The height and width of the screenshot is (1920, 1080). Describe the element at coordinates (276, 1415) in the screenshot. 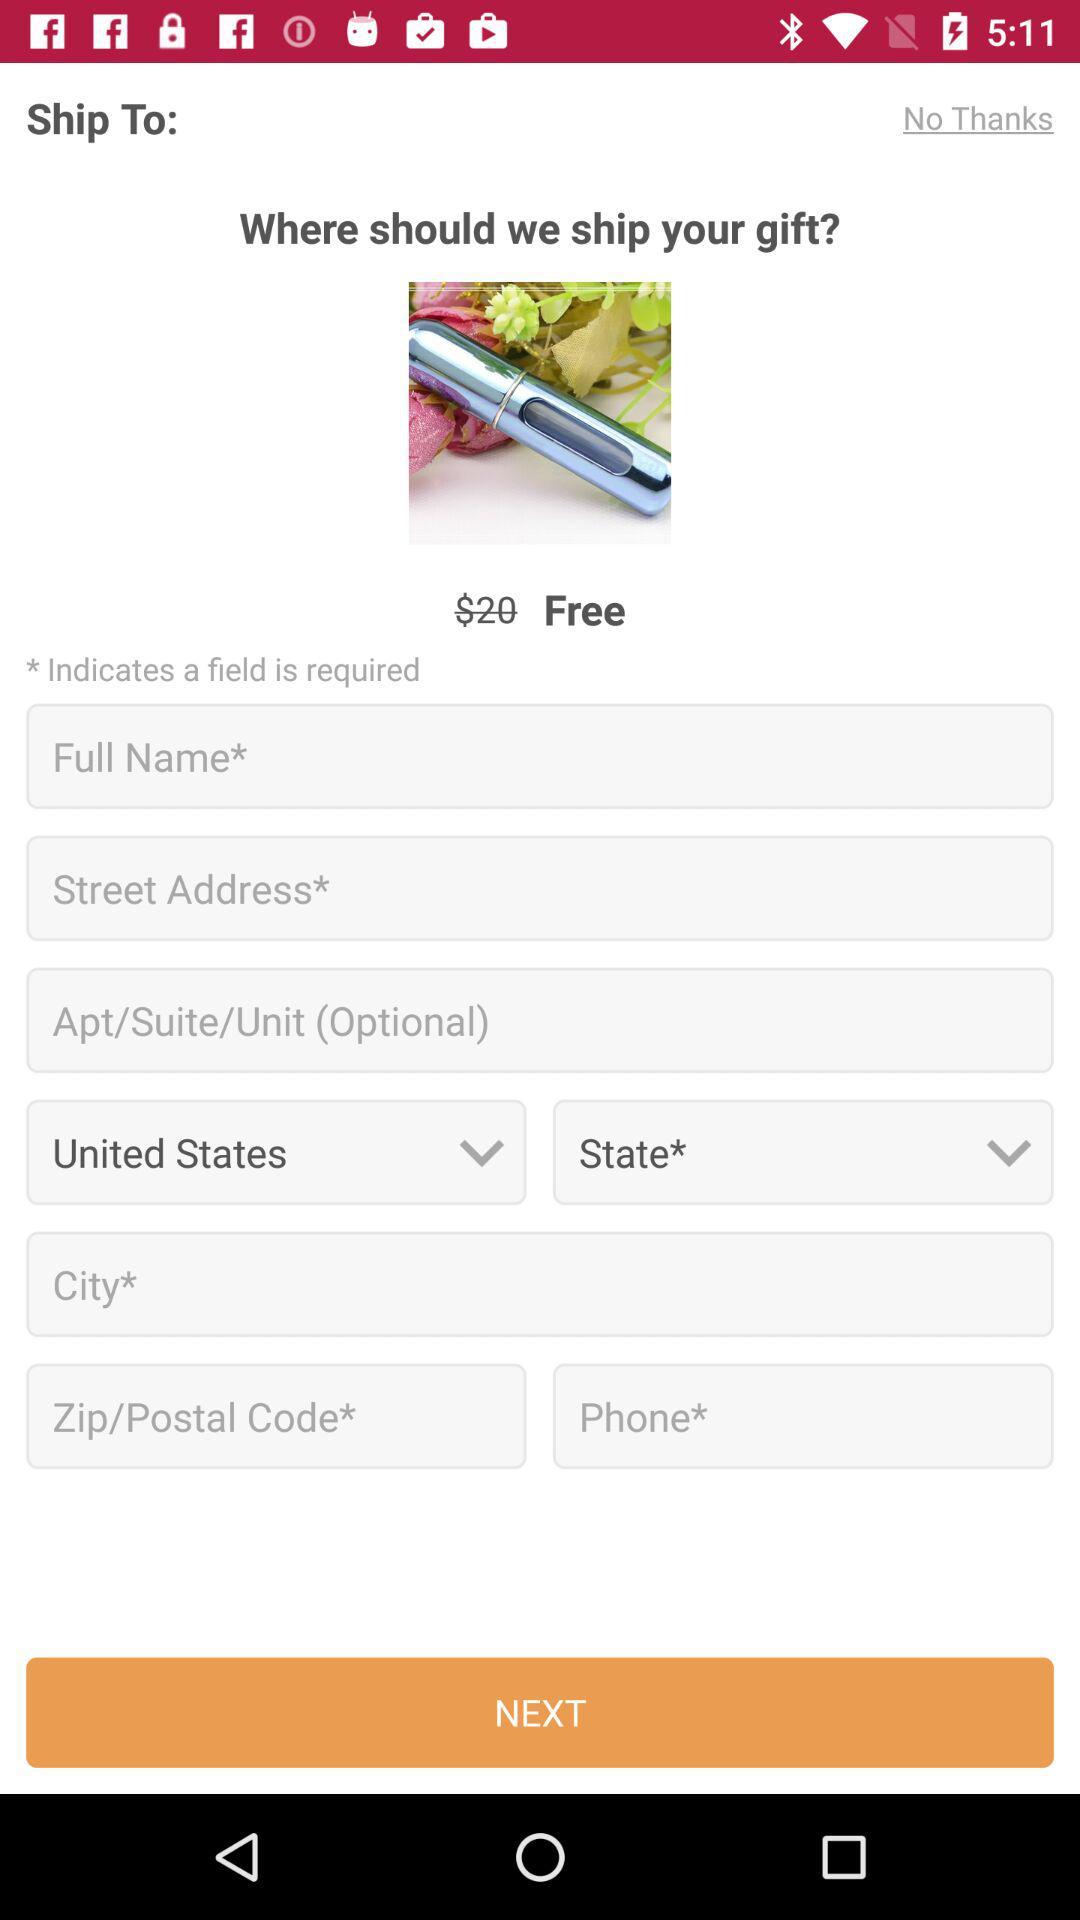

I see `zip/postal code` at that location.